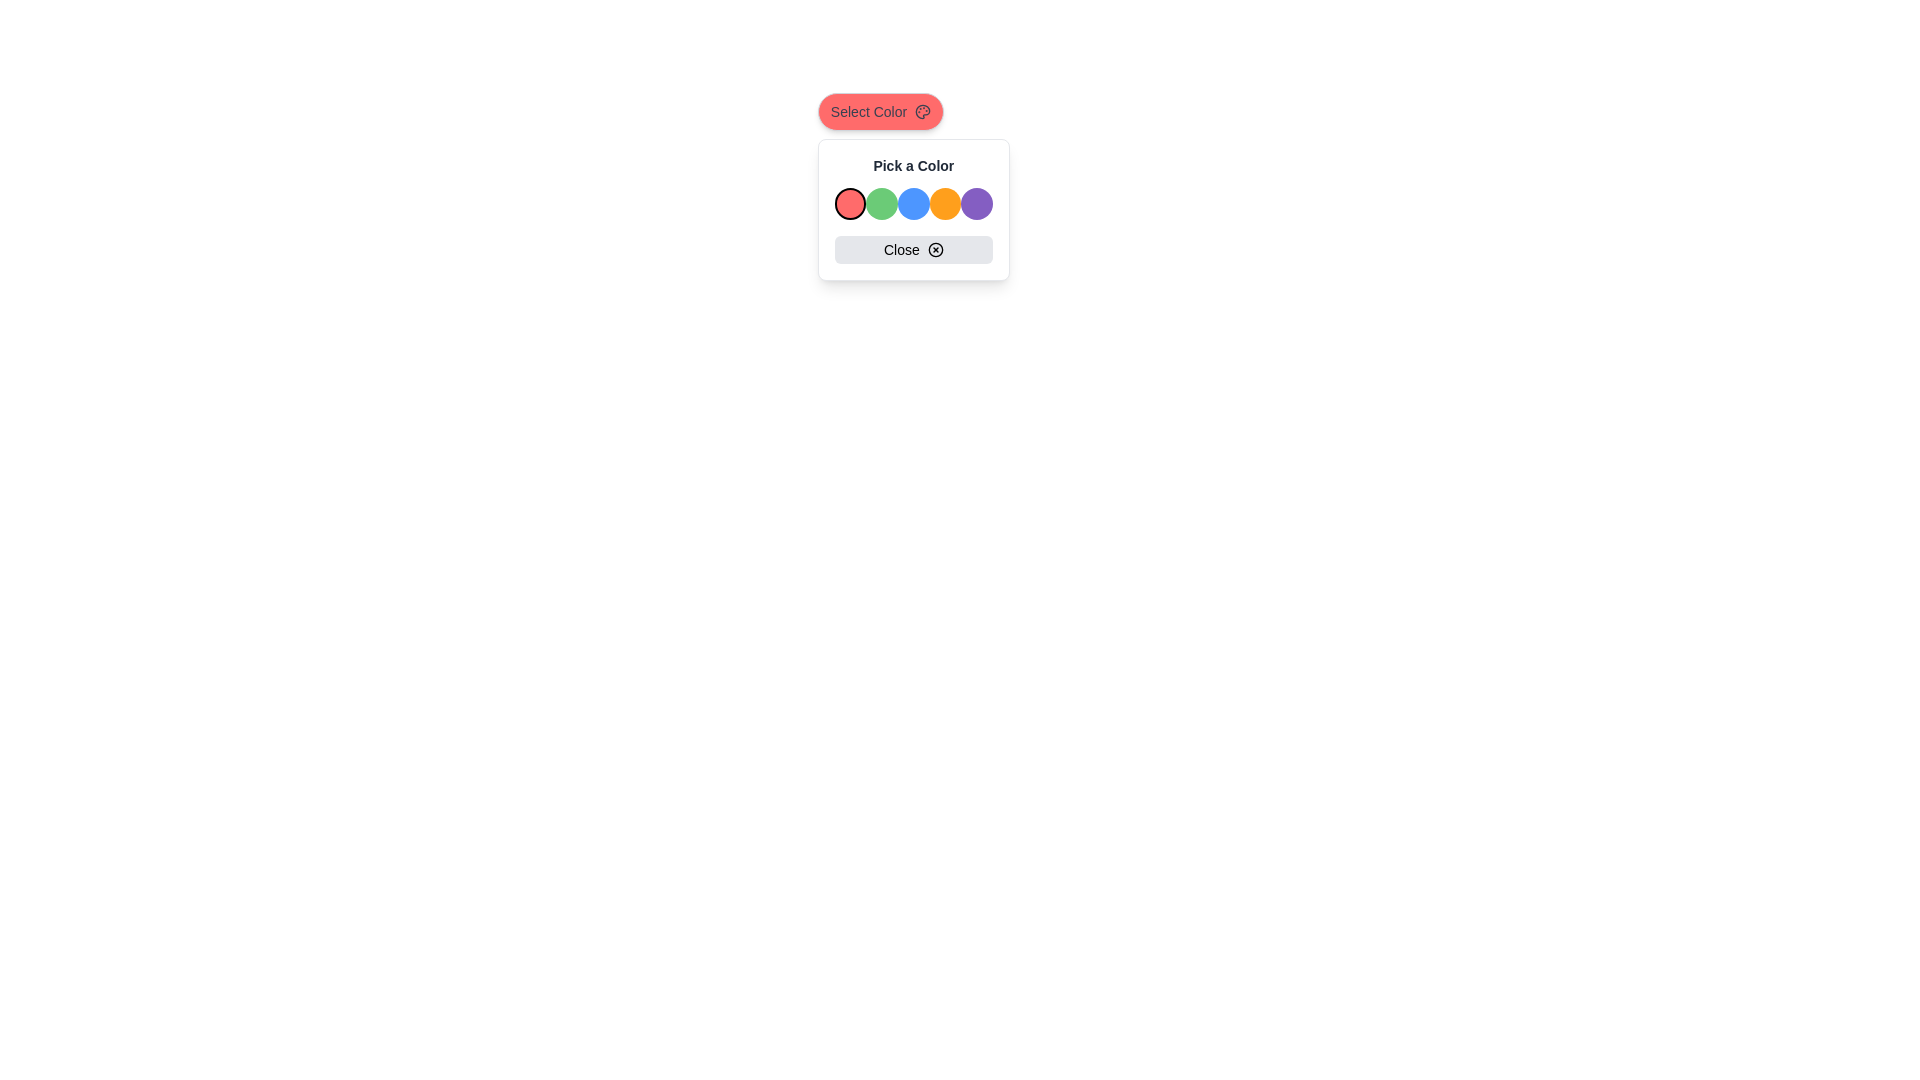  Describe the element at coordinates (912, 209) in the screenshot. I see `the color options in the dropdown modal` at that location.